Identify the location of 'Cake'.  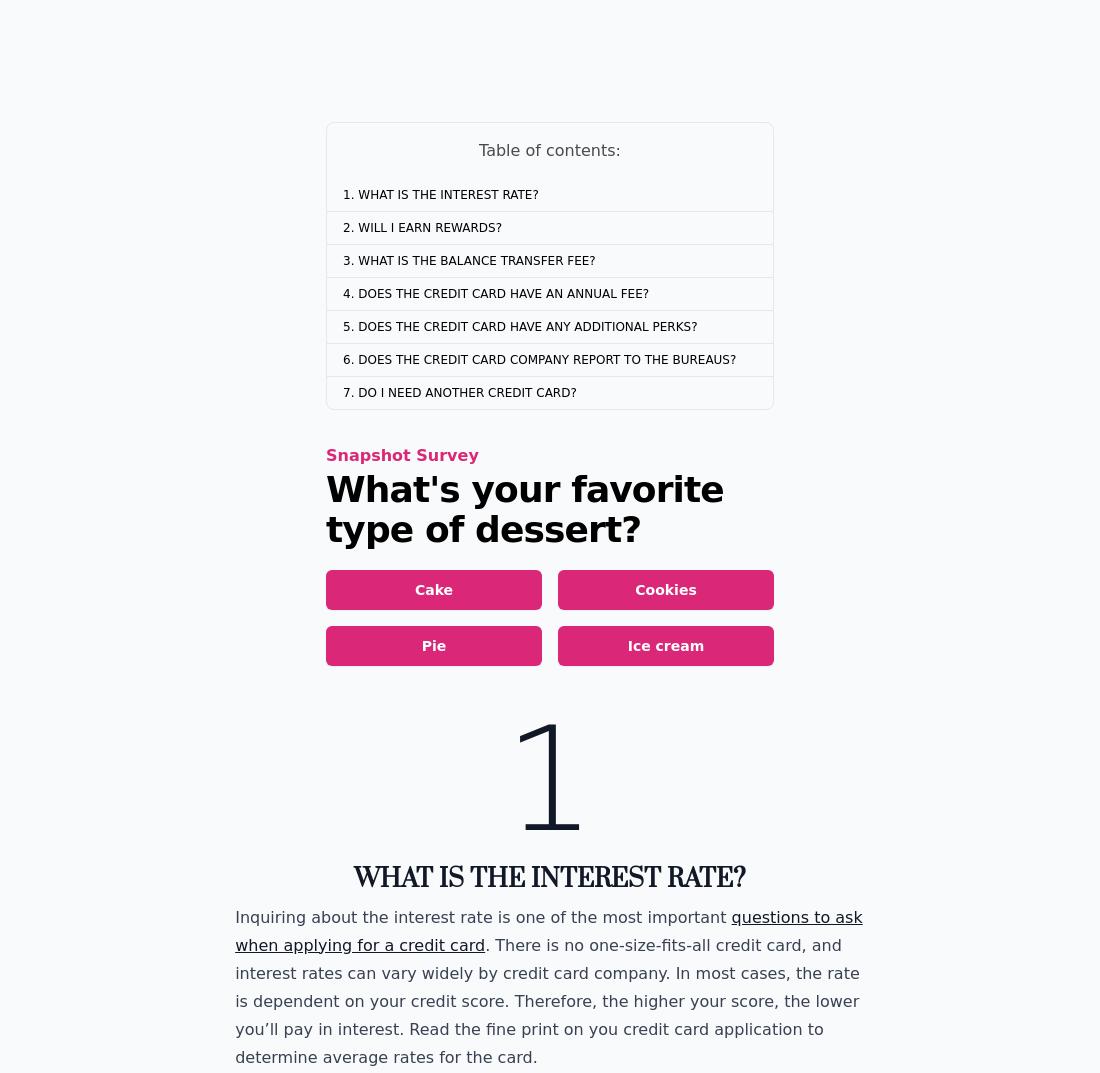
(432, 590).